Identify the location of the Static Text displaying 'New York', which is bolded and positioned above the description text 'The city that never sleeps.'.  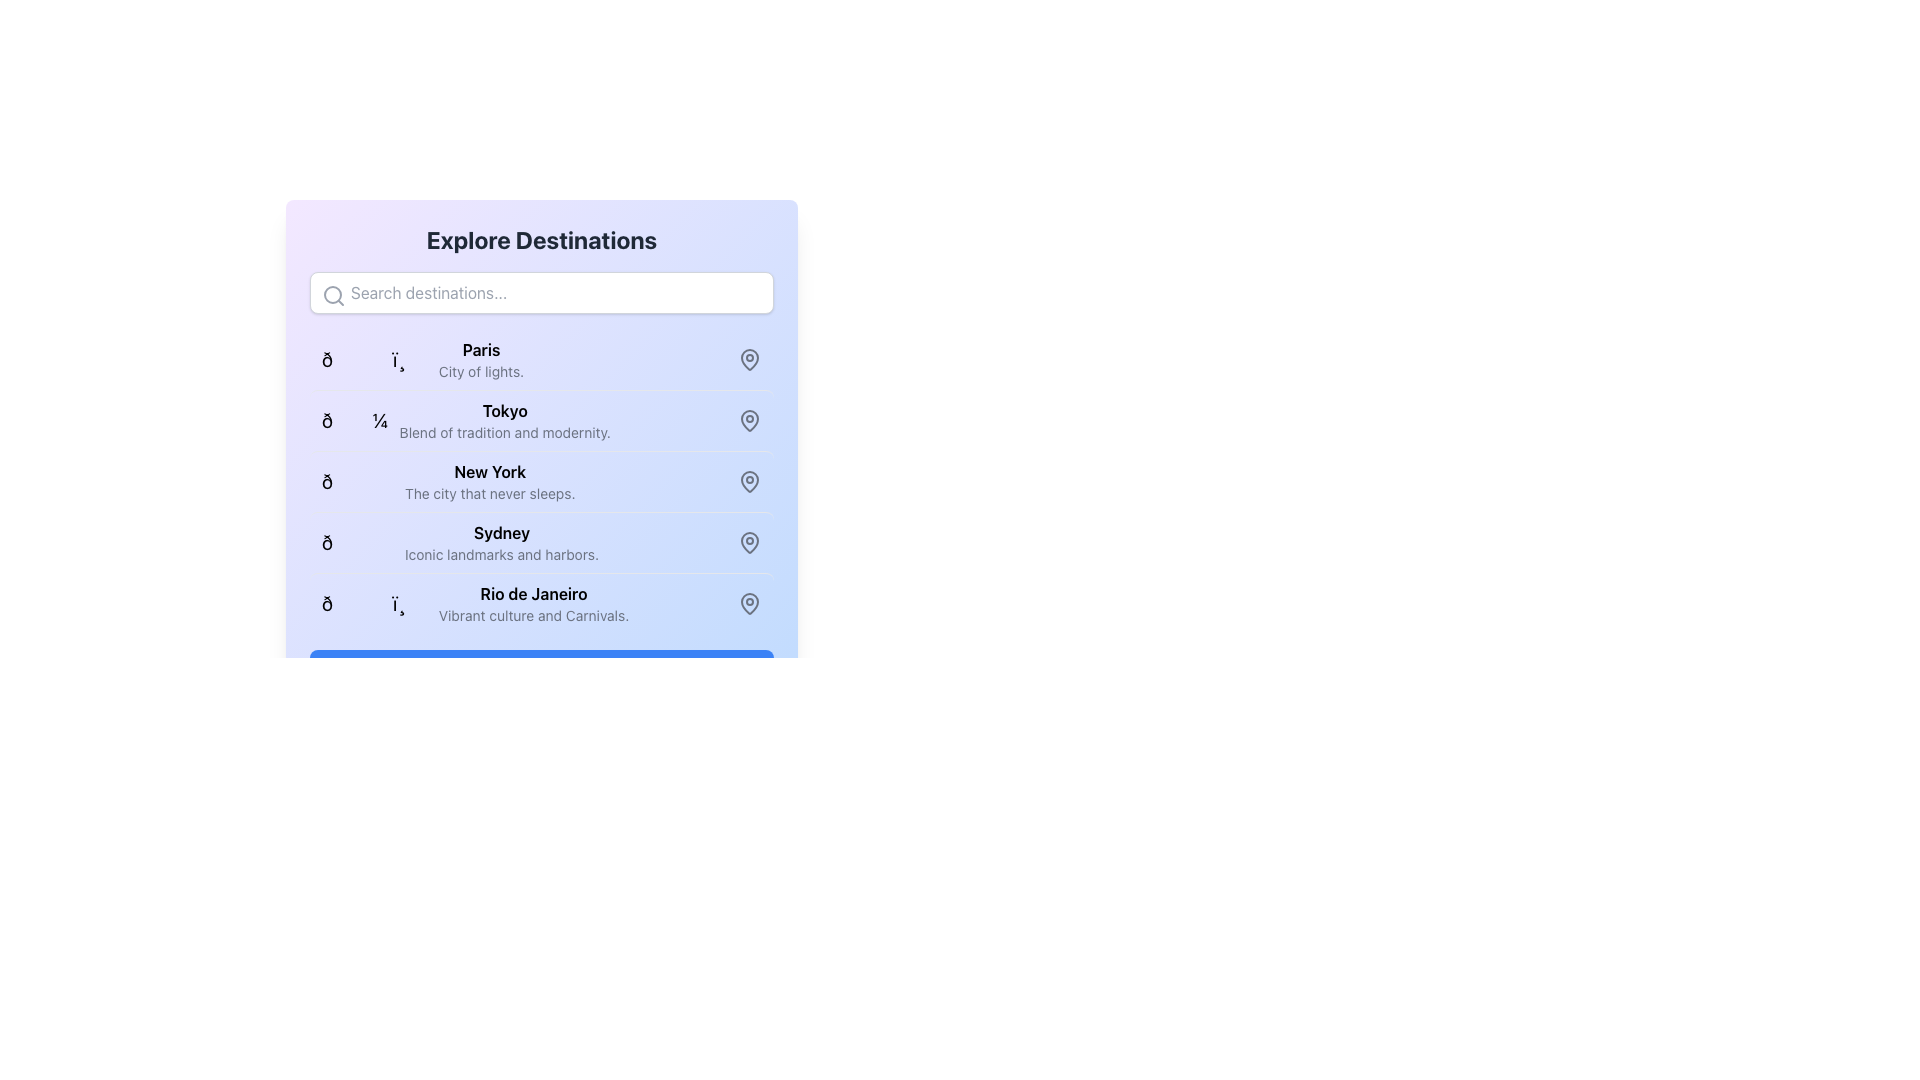
(490, 471).